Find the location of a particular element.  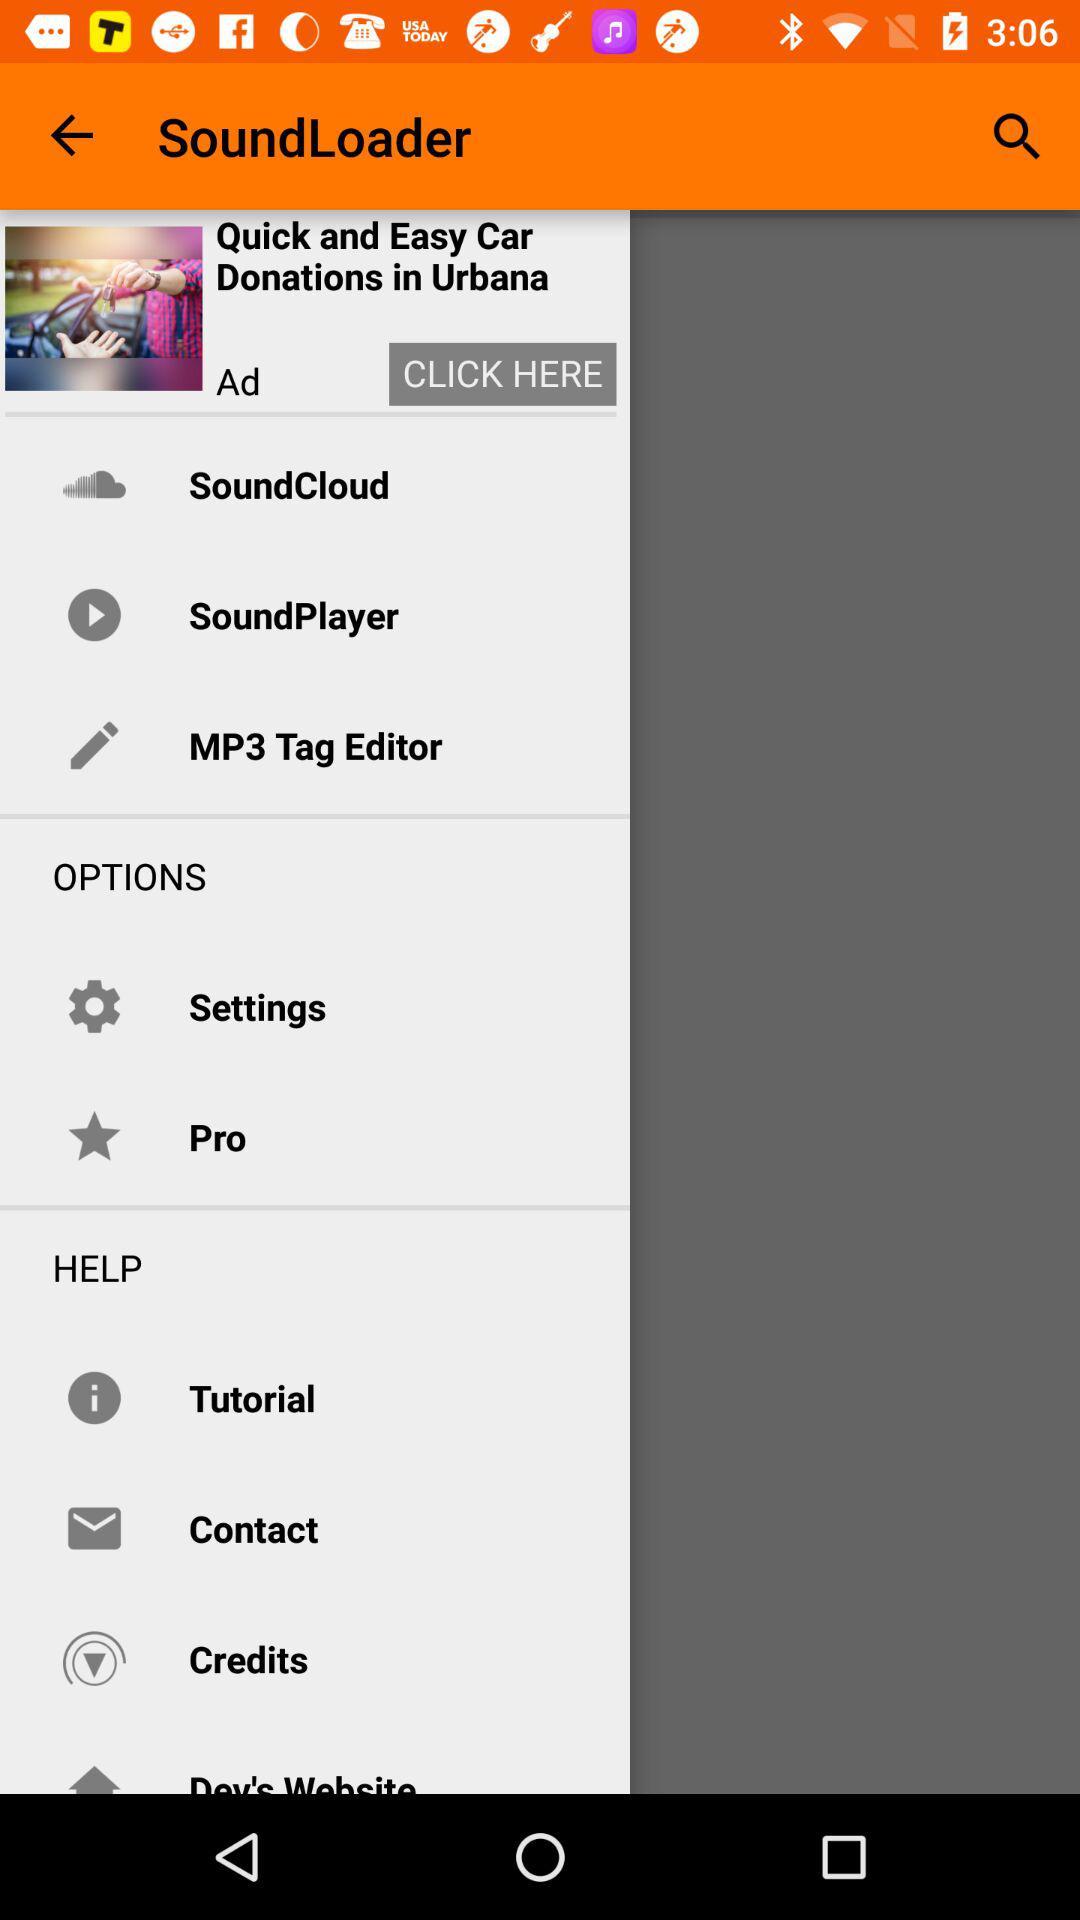

the item to the left of the quick and easy icon is located at coordinates (103, 307).